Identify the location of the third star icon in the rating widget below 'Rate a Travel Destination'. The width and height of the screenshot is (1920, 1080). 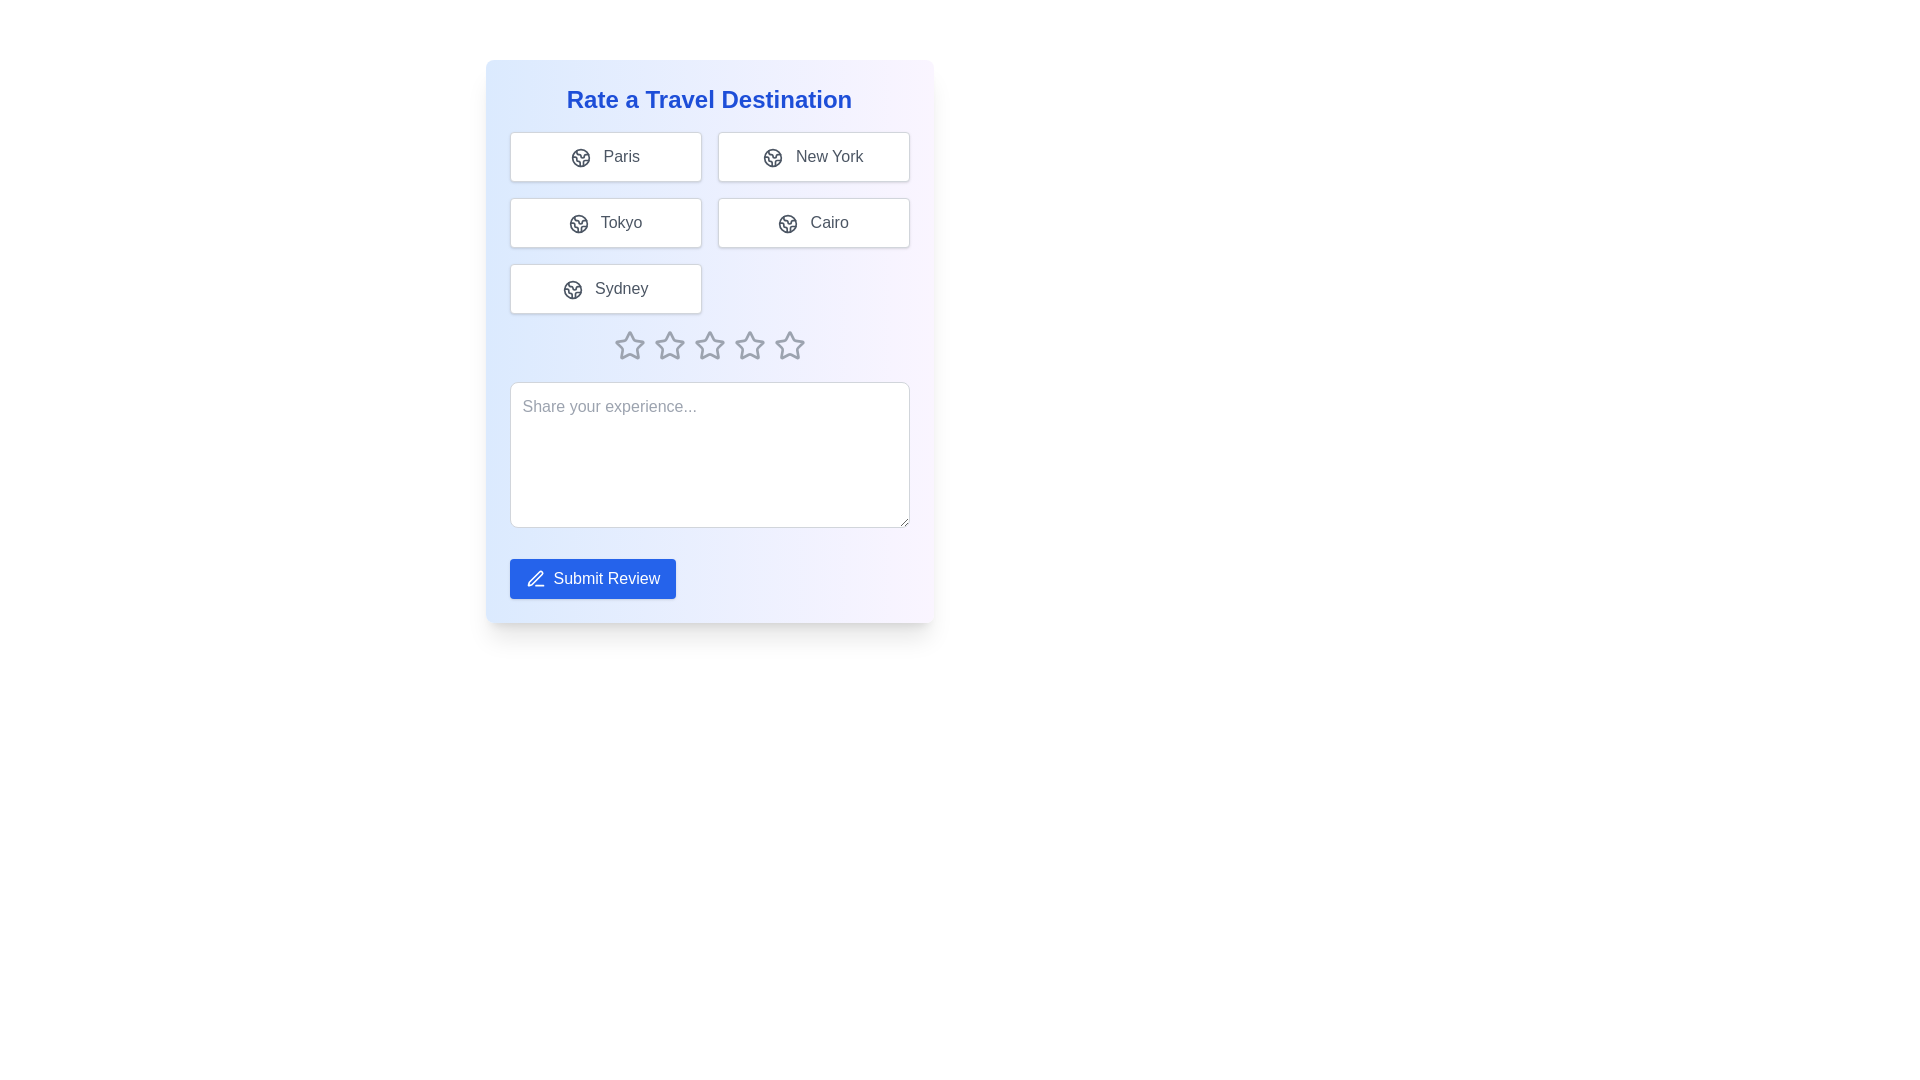
(669, 345).